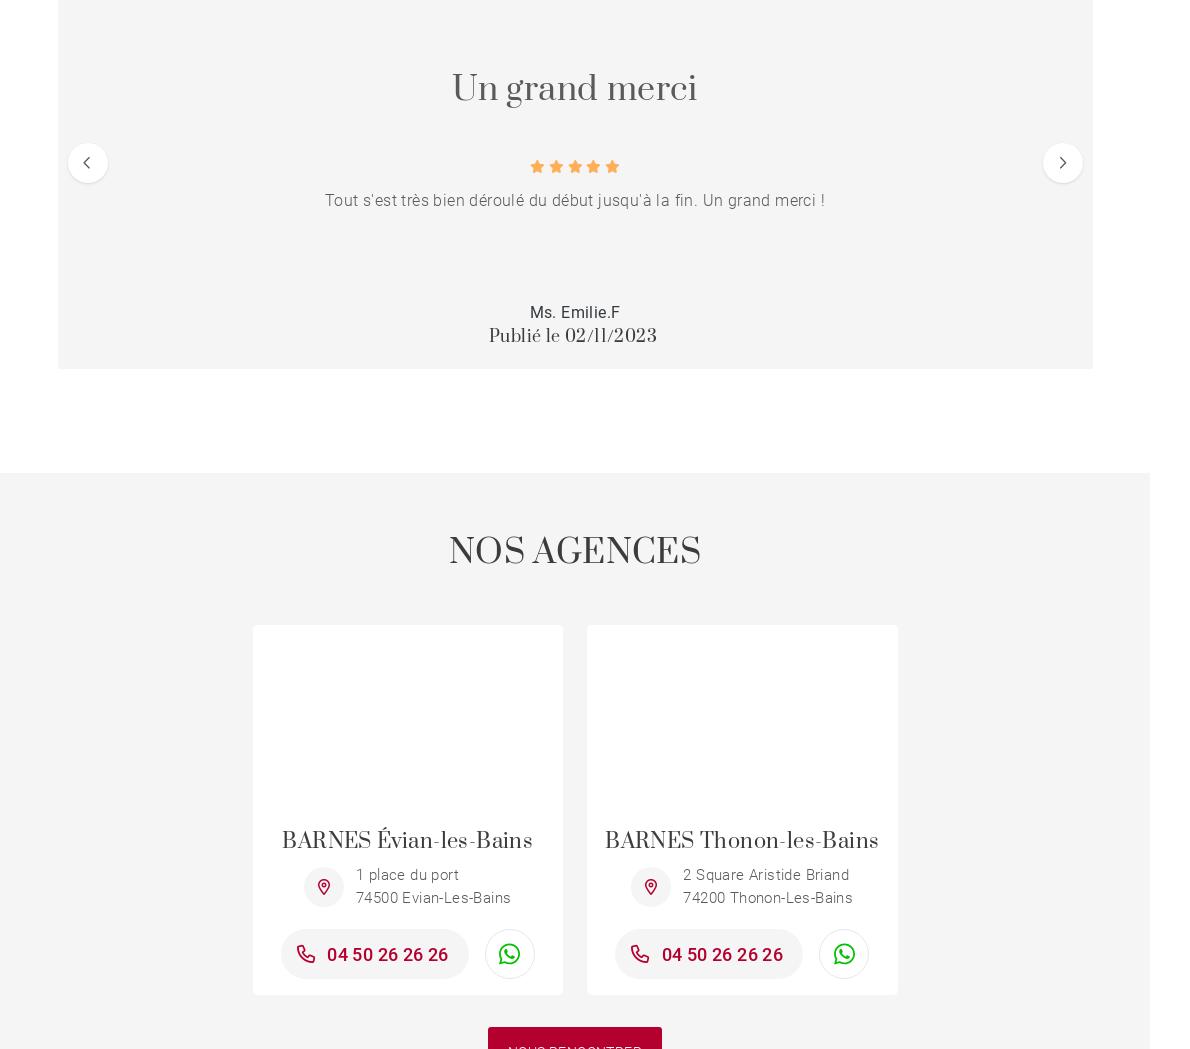 This screenshot has height=1049, width=1190. Describe the element at coordinates (681, 874) in the screenshot. I see `'2 Square Aristide Briand'` at that location.